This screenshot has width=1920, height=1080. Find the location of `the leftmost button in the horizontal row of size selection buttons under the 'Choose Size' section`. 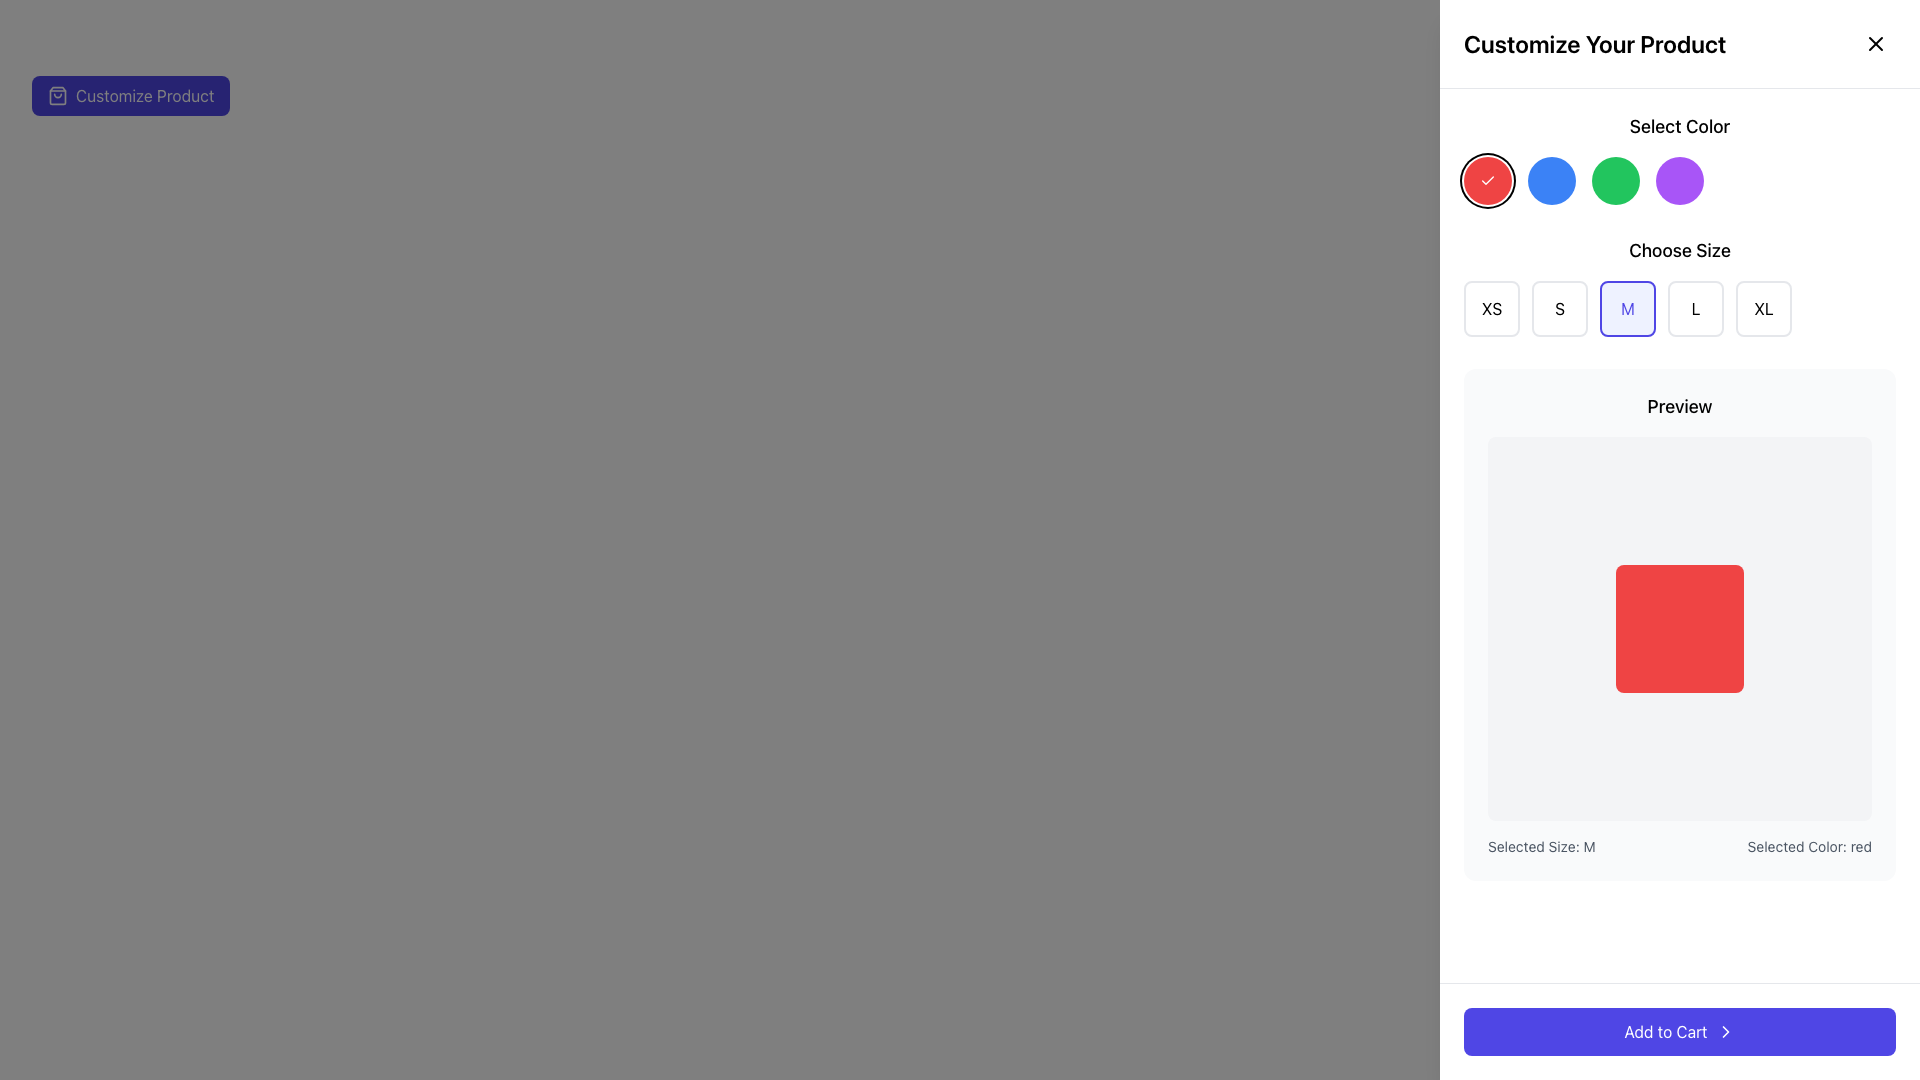

the leftmost button in the horizontal row of size selection buttons under the 'Choose Size' section is located at coordinates (1492, 308).